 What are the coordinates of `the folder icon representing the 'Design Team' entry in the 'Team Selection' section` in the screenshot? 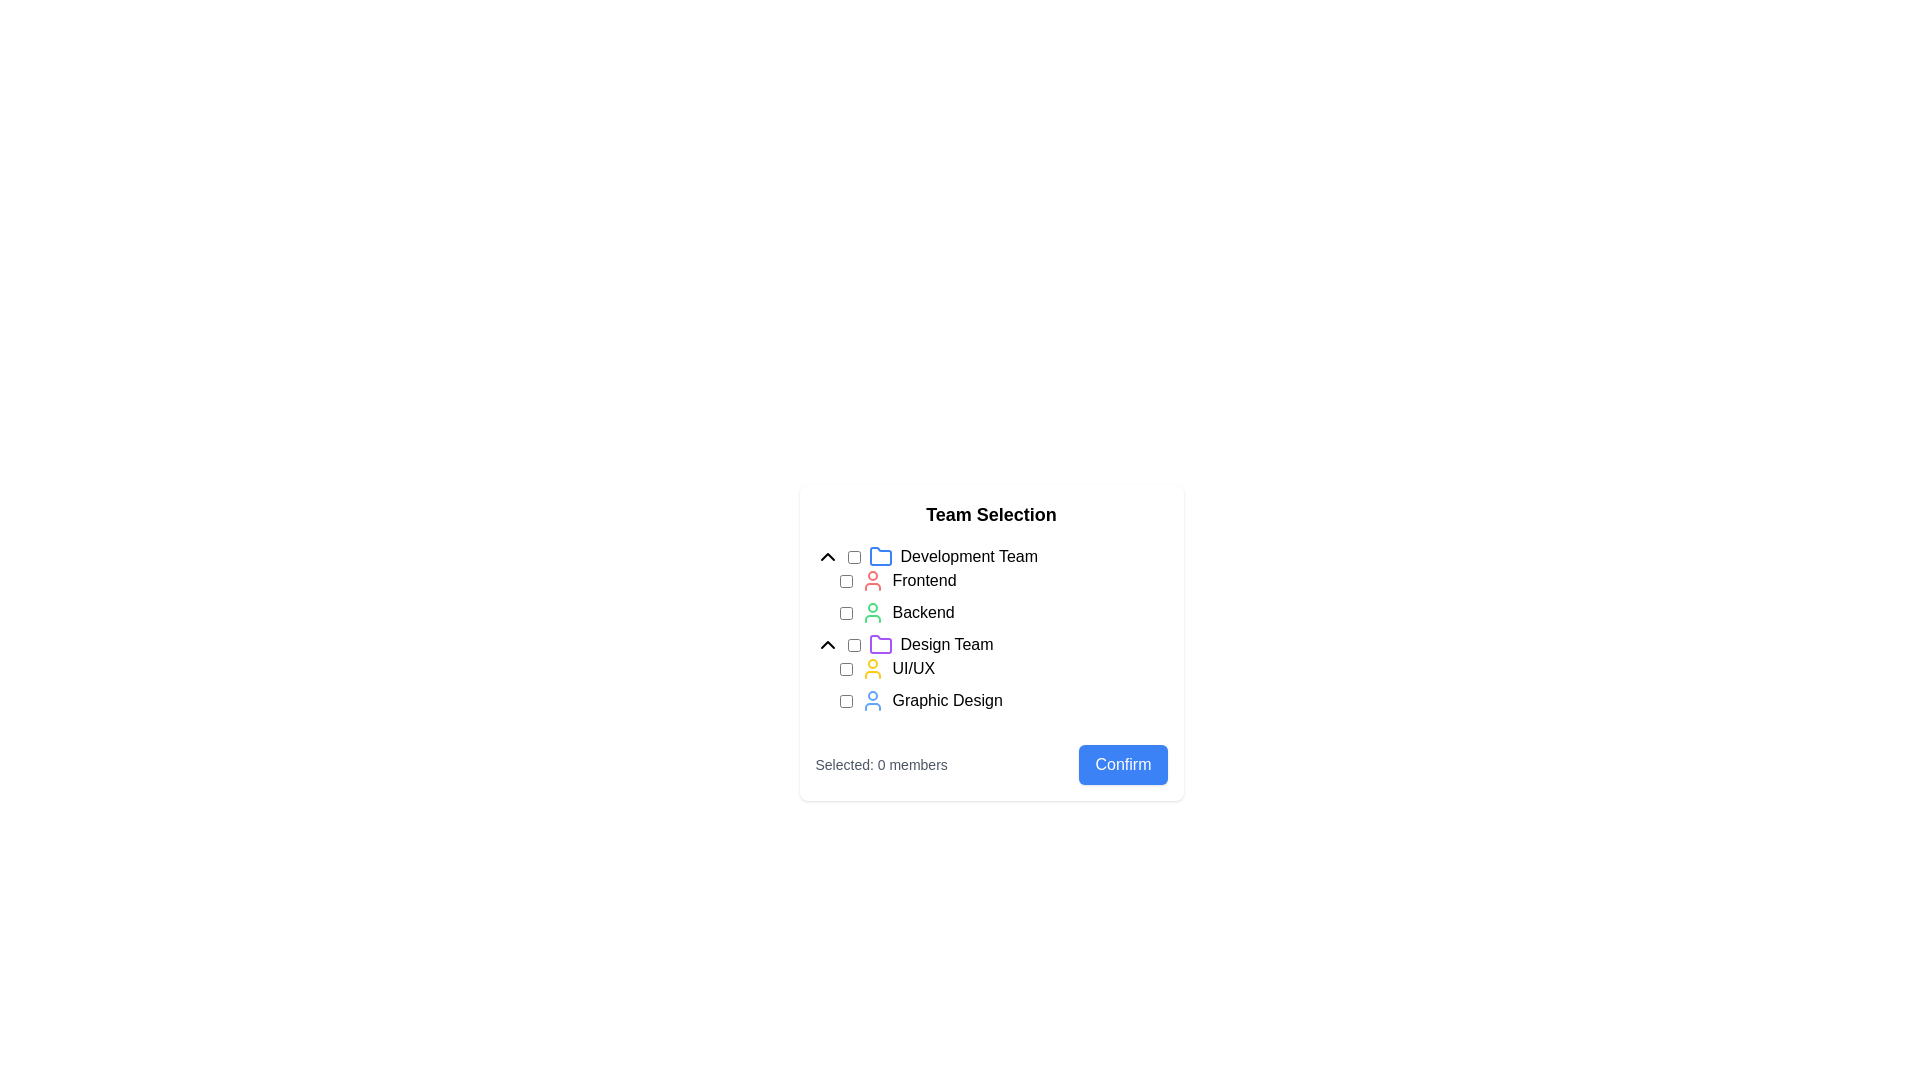 It's located at (880, 644).